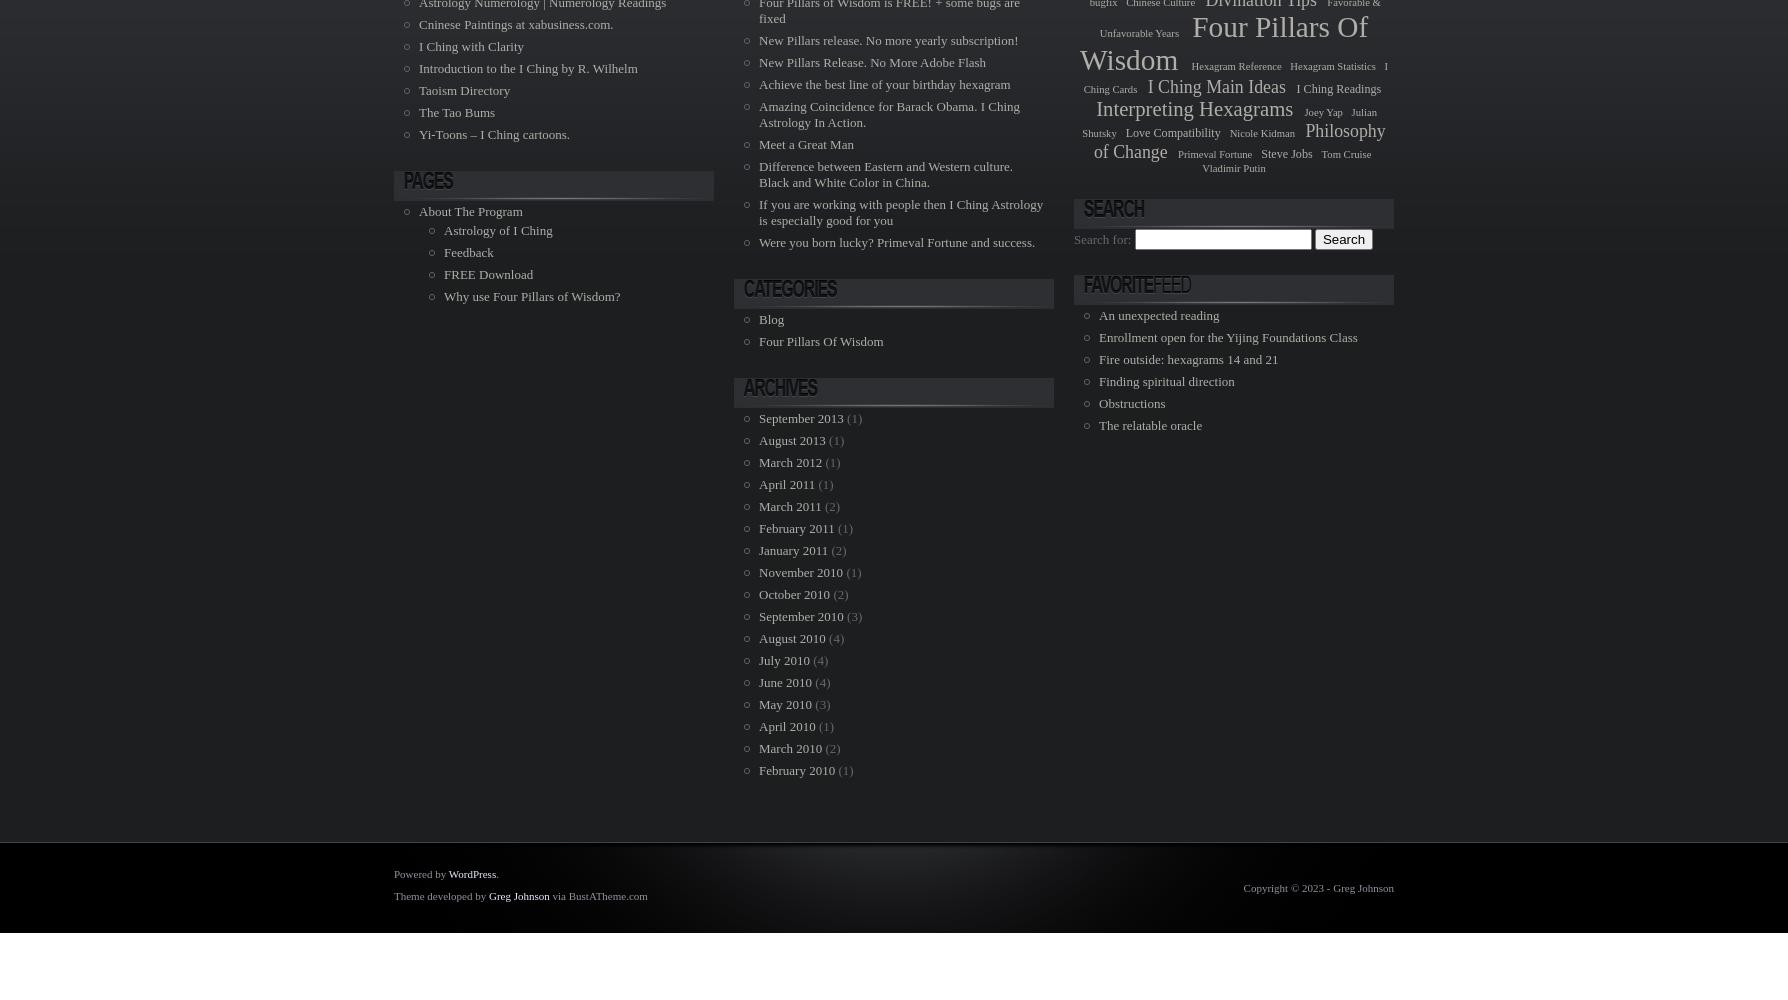 The height and width of the screenshot is (1000, 1788). What do you see at coordinates (1331, 65) in the screenshot?
I see `'Hexagram Statistics'` at bounding box center [1331, 65].